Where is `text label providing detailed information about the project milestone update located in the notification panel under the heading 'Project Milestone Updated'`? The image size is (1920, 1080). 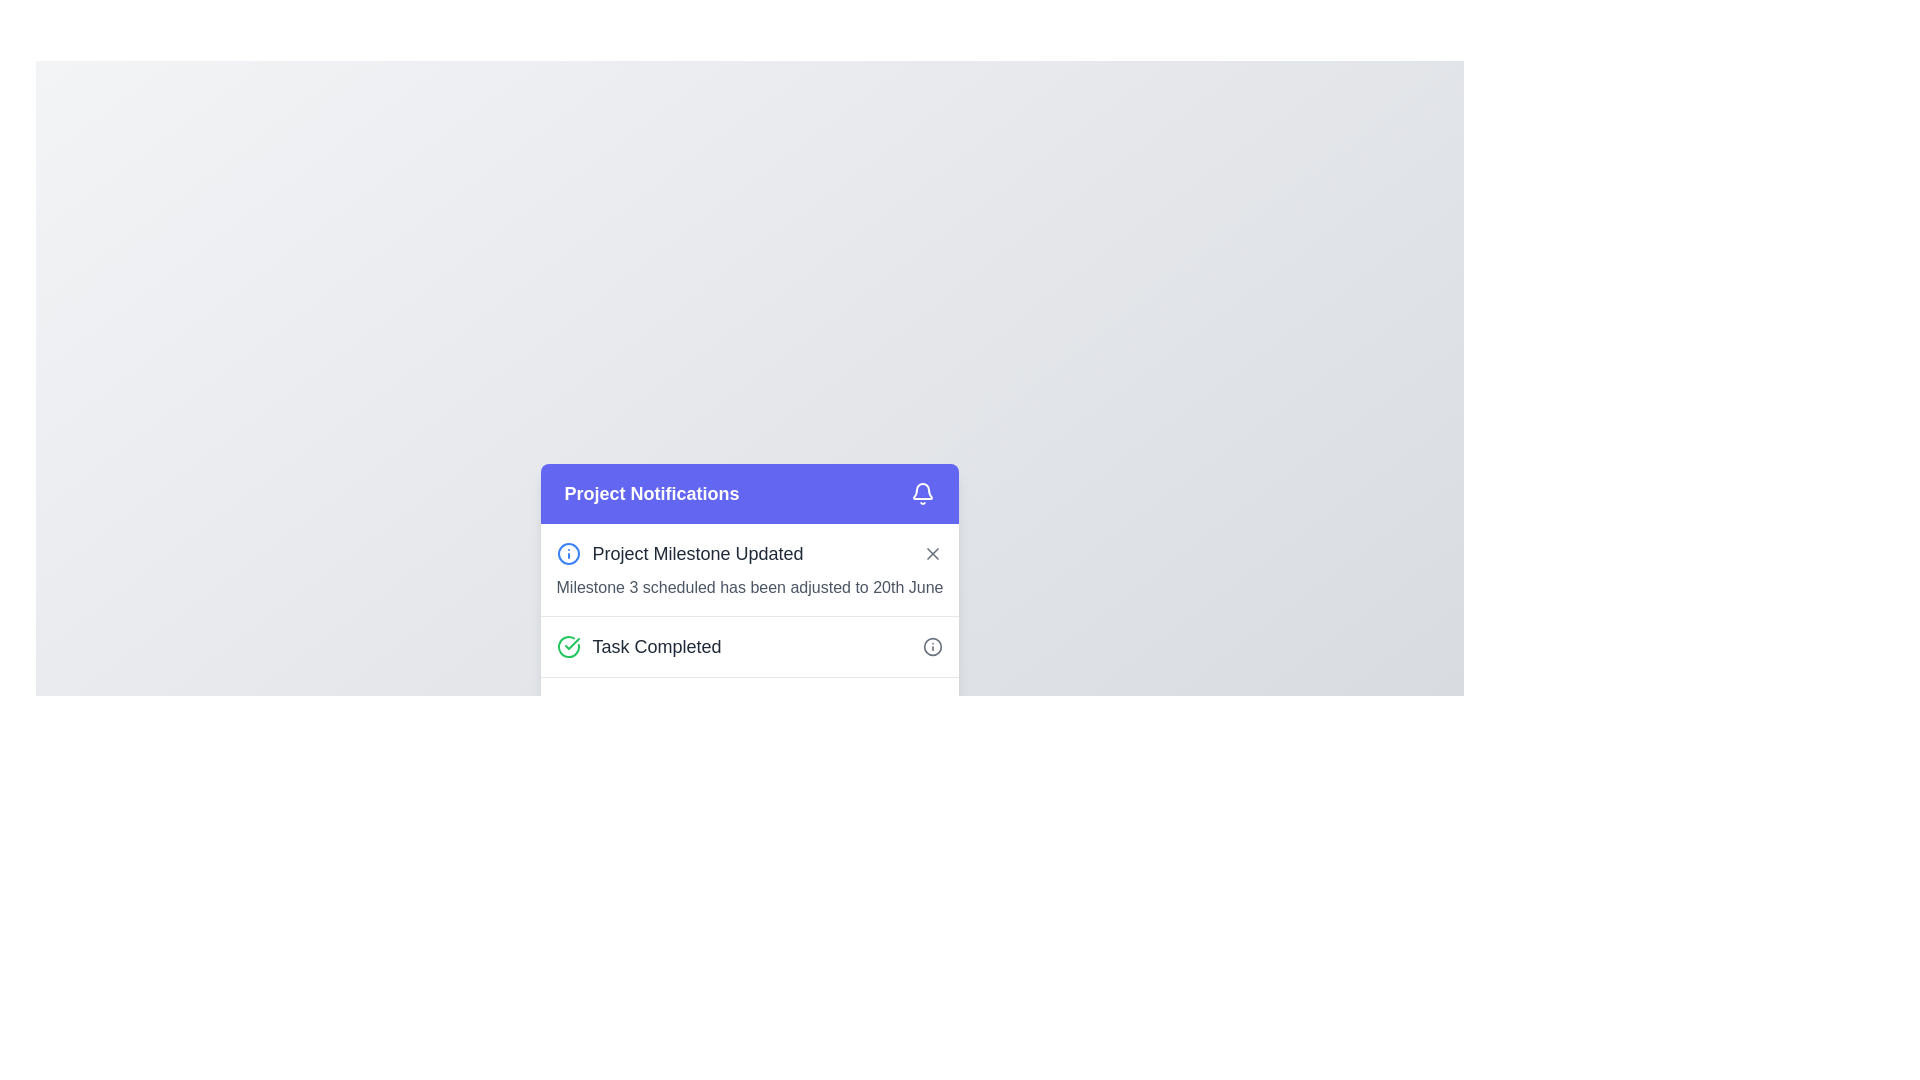
text label providing detailed information about the project milestone update located in the notification panel under the heading 'Project Milestone Updated' is located at coordinates (748, 586).